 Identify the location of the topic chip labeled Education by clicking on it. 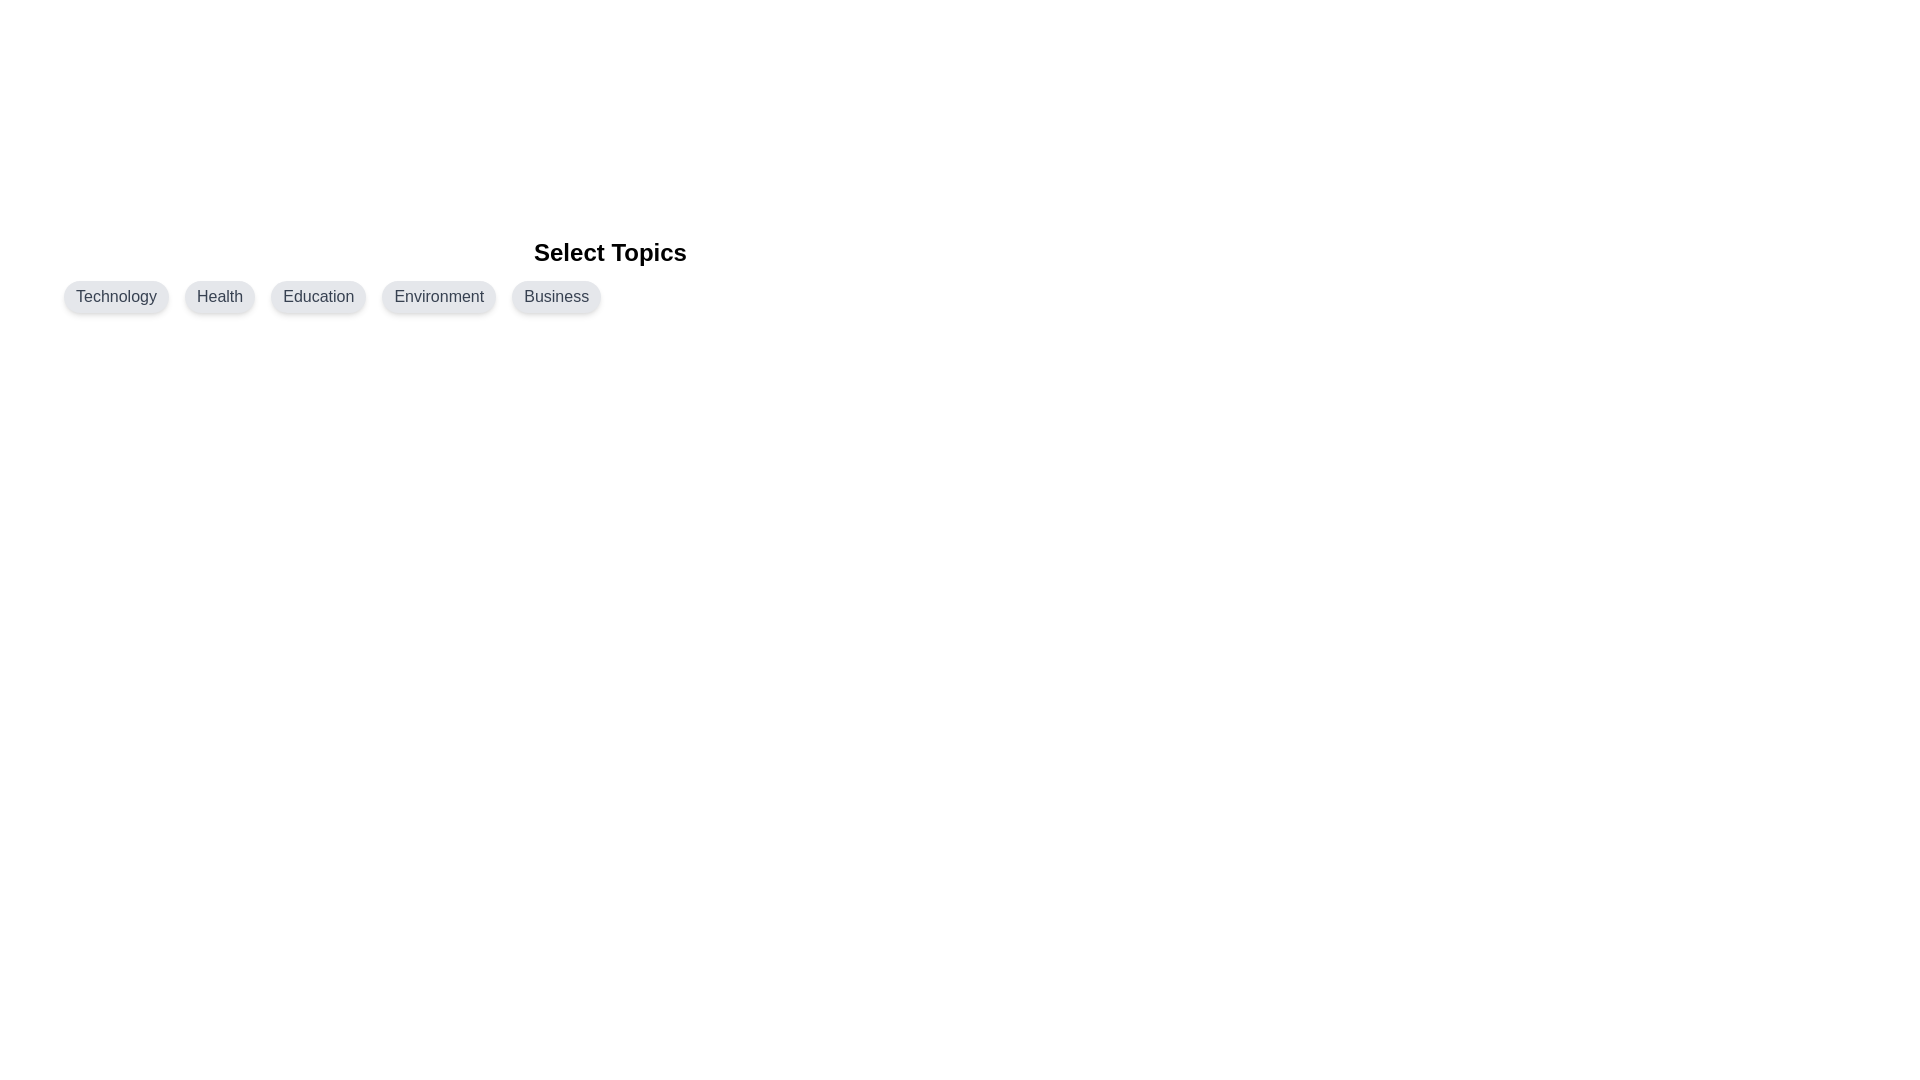
(317, 297).